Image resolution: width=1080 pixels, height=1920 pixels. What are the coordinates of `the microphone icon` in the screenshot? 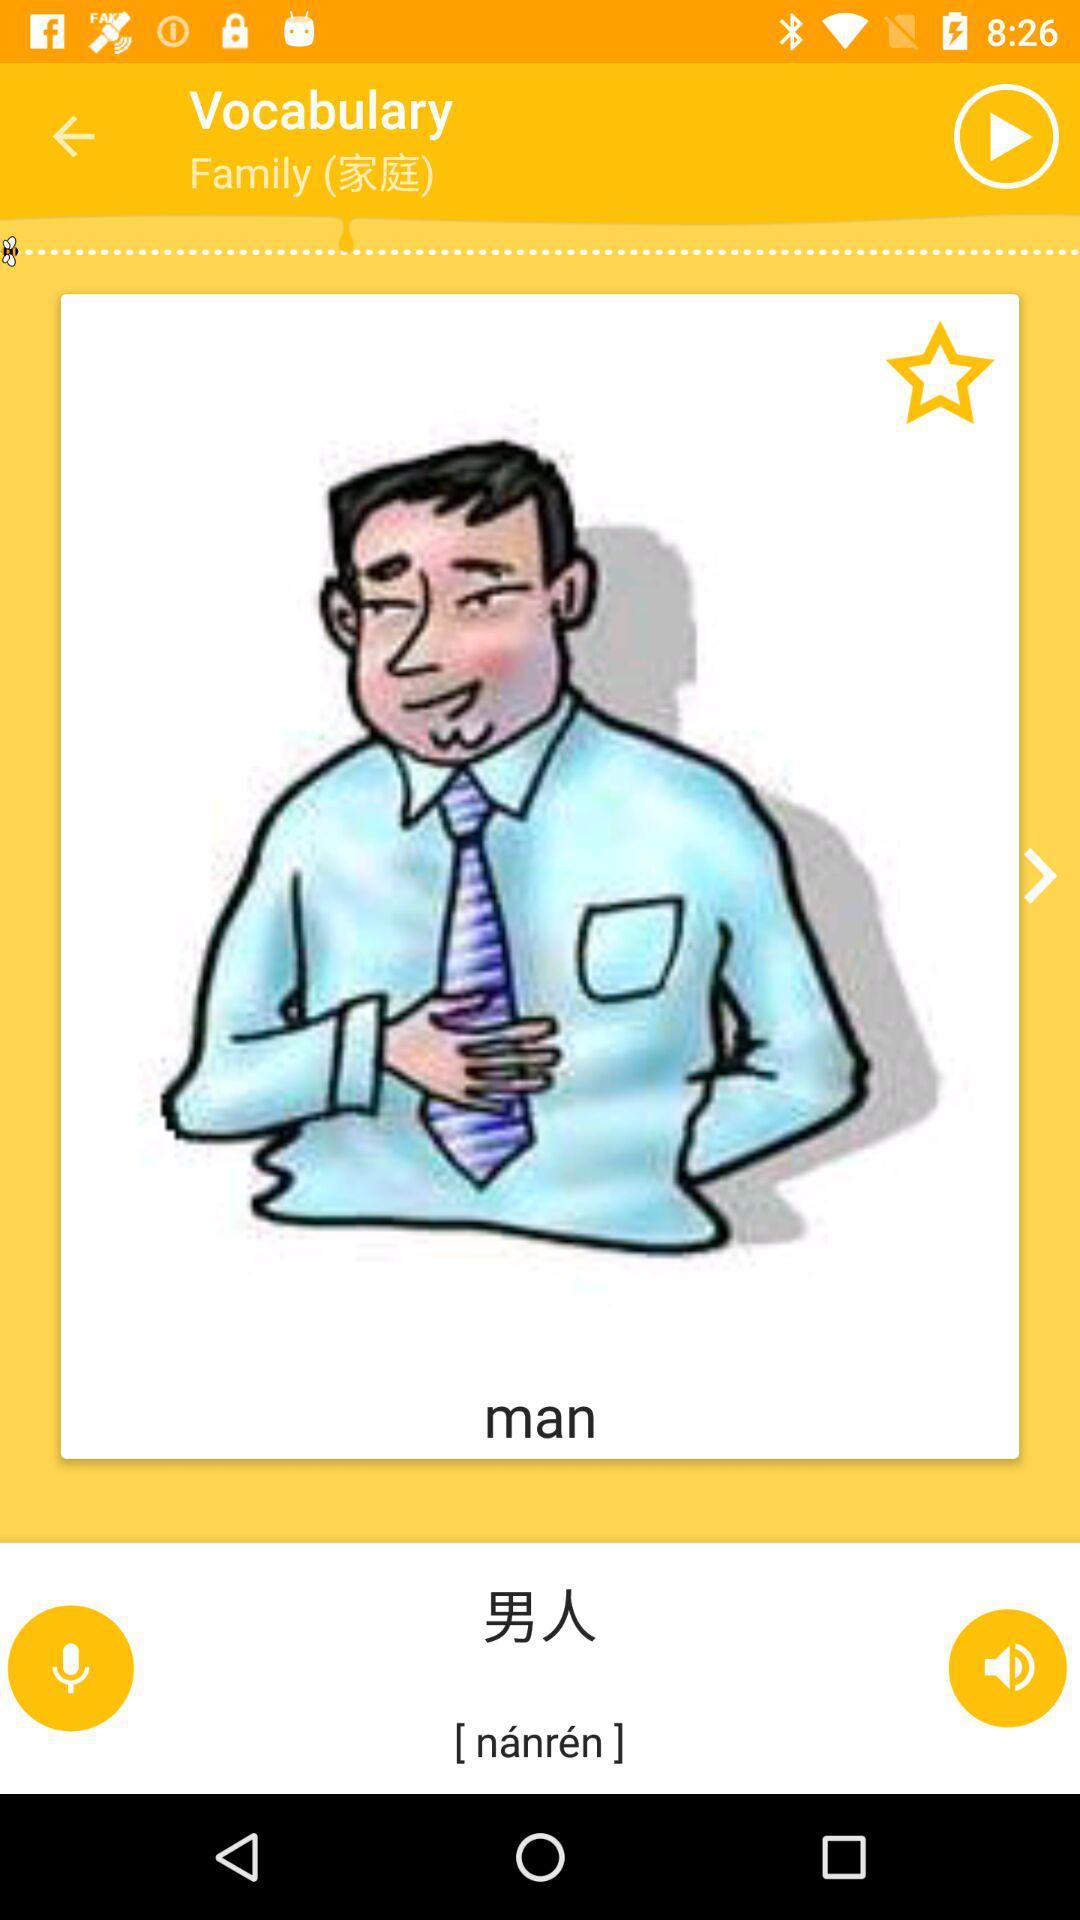 It's located at (69, 1668).